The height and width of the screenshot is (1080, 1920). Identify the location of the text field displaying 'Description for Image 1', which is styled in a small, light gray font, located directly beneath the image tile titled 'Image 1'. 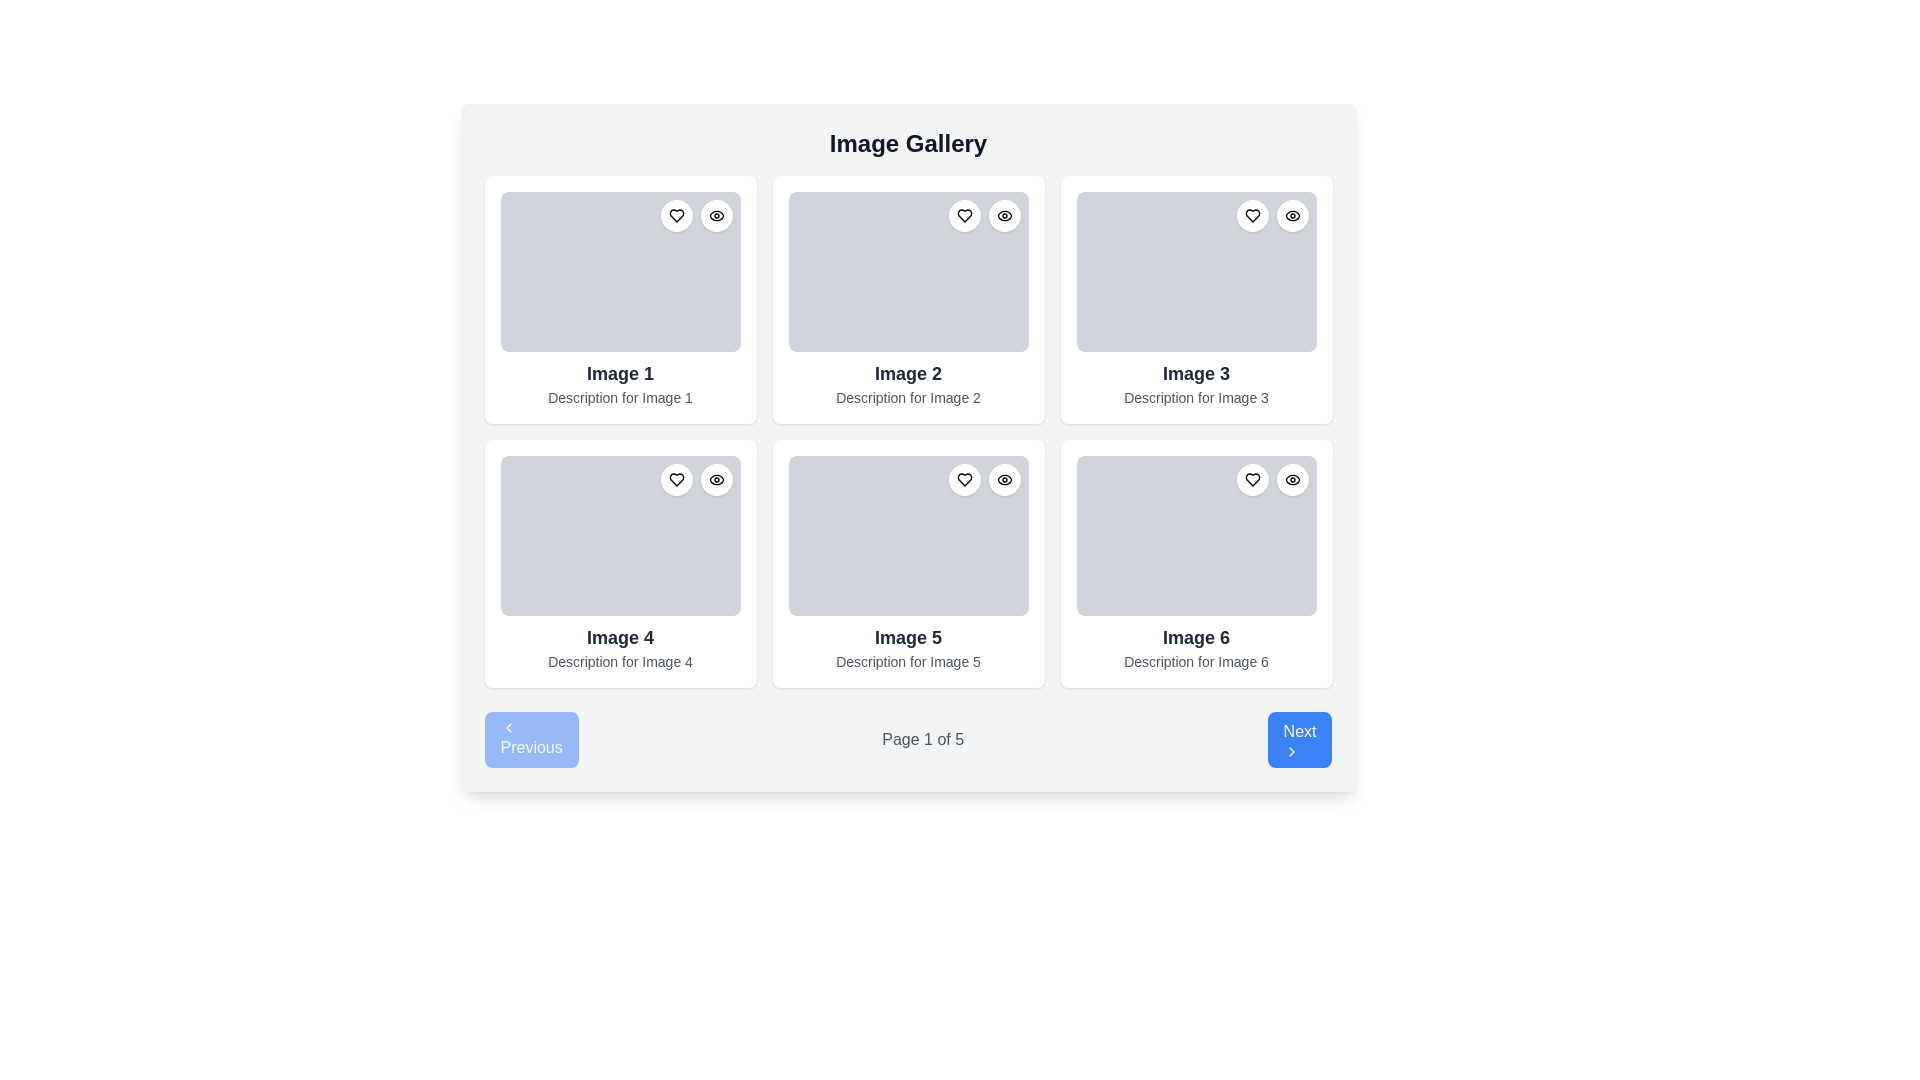
(619, 397).